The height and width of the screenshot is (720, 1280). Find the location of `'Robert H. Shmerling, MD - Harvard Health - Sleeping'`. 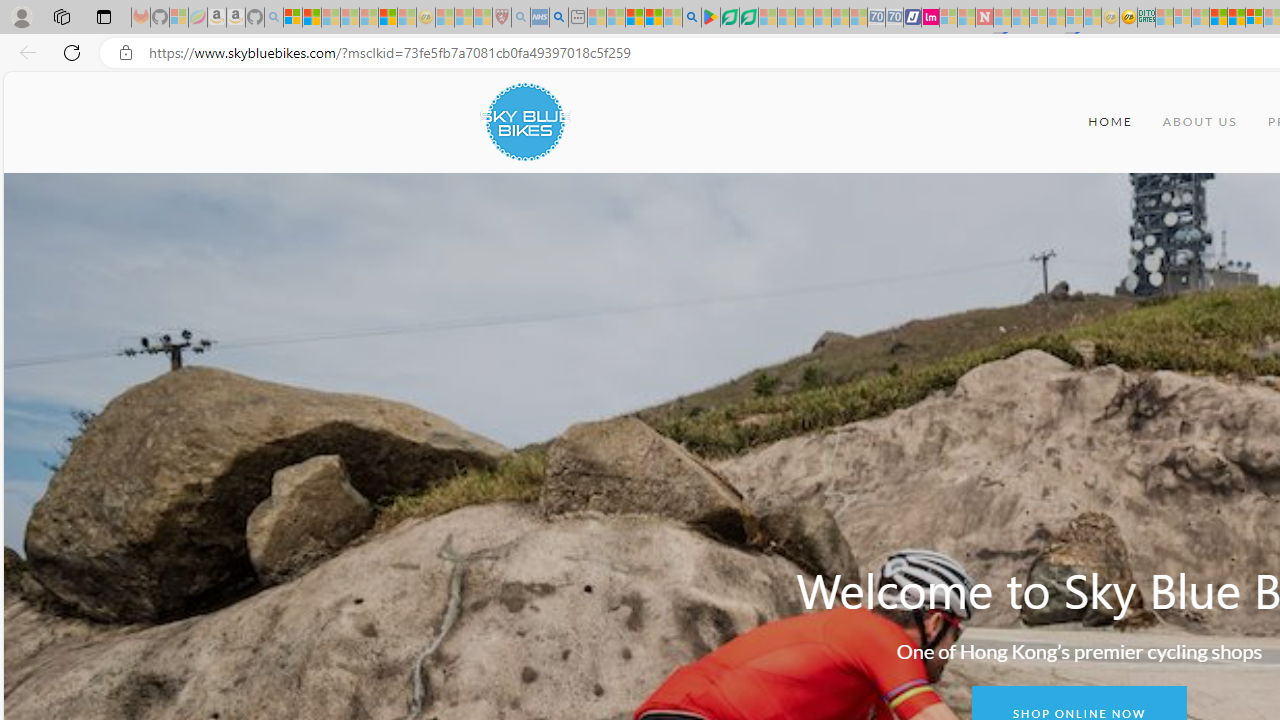

'Robert H. Shmerling, MD - Harvard Health - Sleeping' is located at coordinates (501, 17).